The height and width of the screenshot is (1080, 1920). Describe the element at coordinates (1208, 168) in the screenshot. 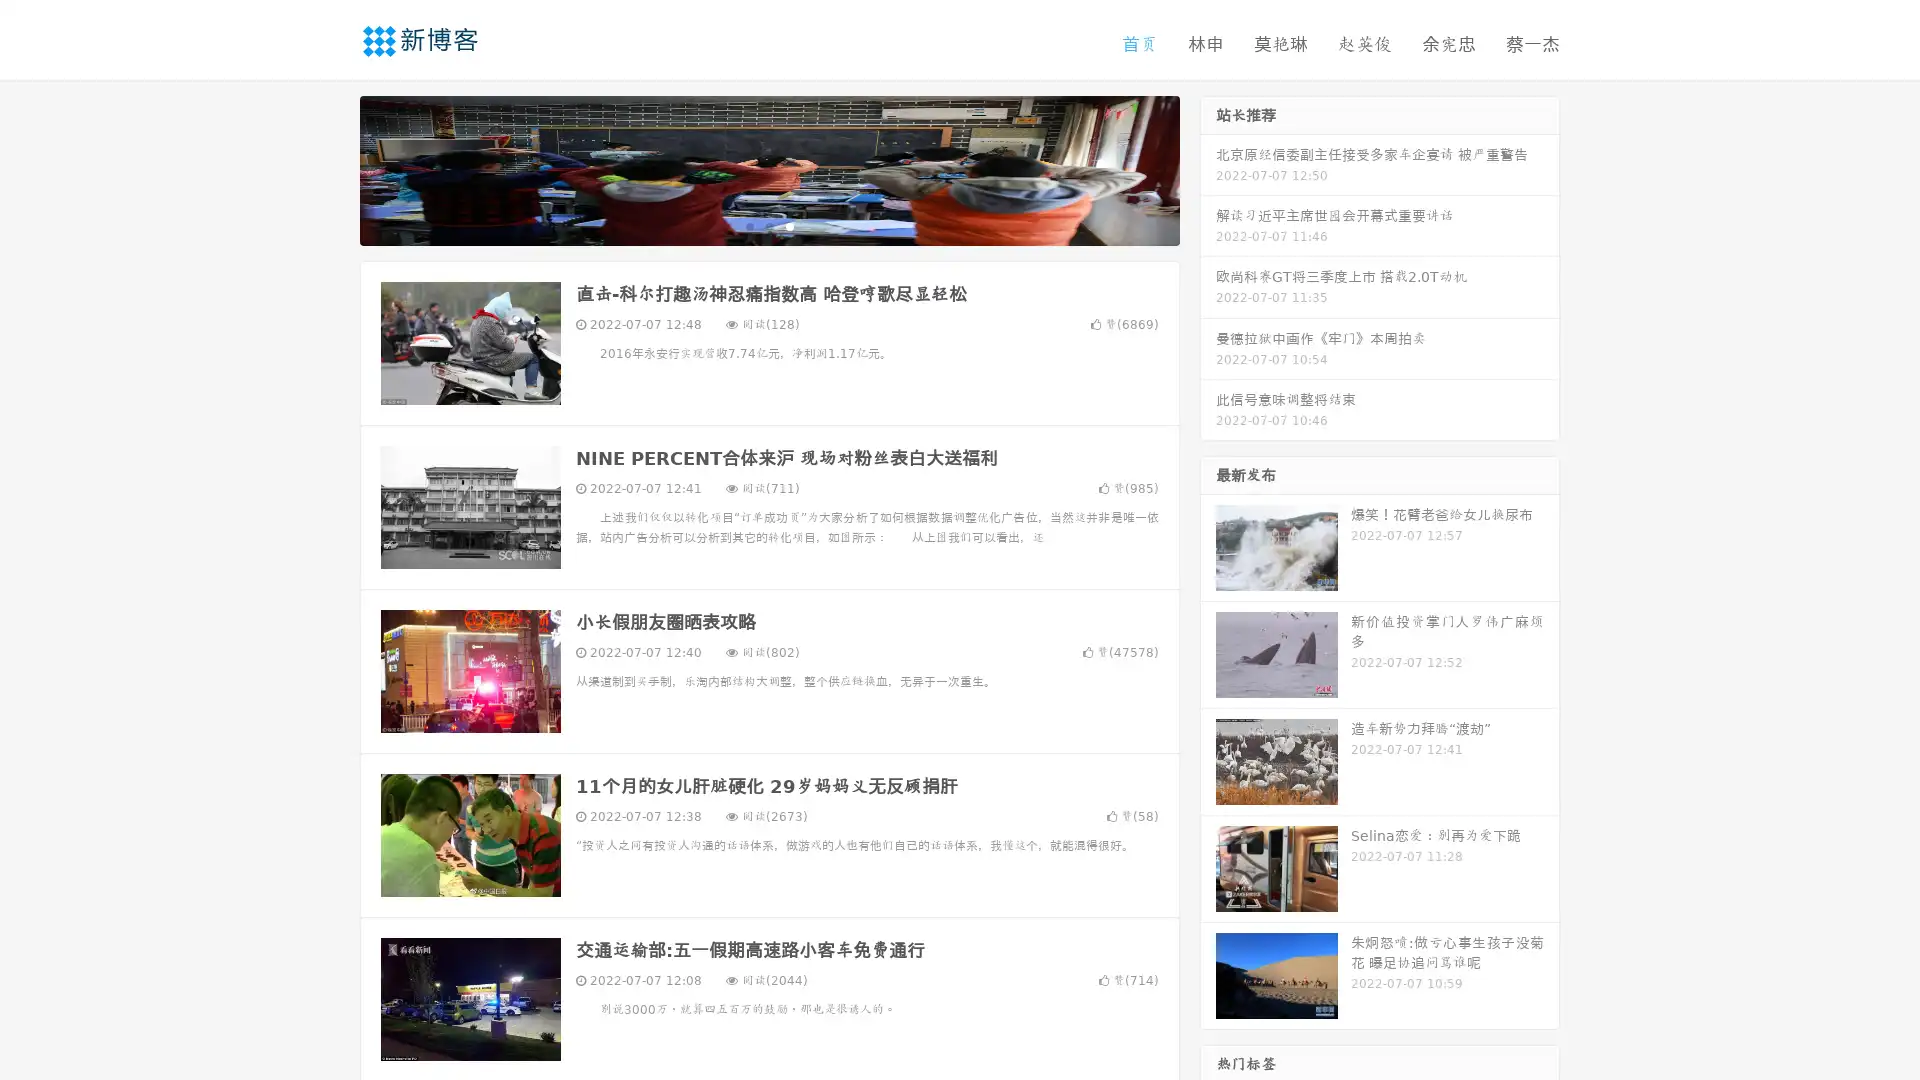

I see `Next slide` at that location.